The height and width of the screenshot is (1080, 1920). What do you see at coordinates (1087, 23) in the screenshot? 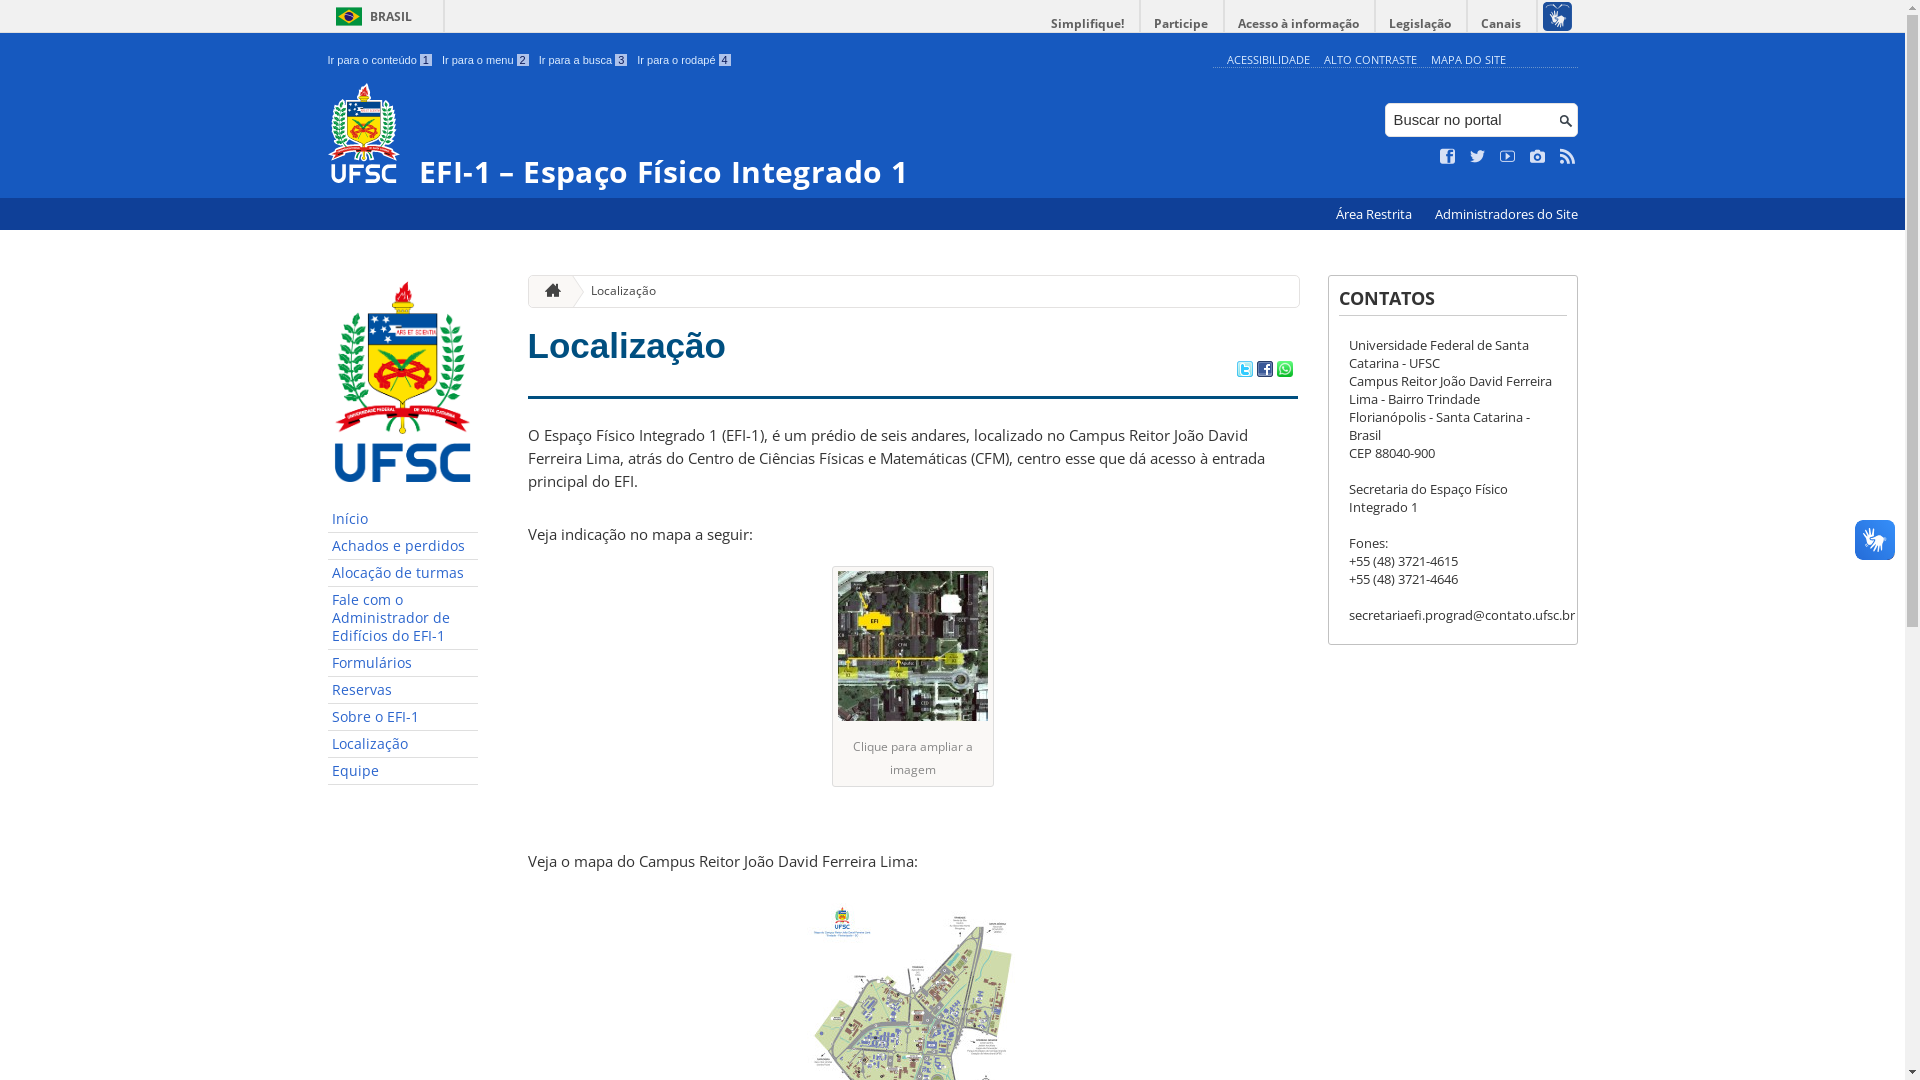
I see `'Simplifique!'` at bounding box center [1087, 23].